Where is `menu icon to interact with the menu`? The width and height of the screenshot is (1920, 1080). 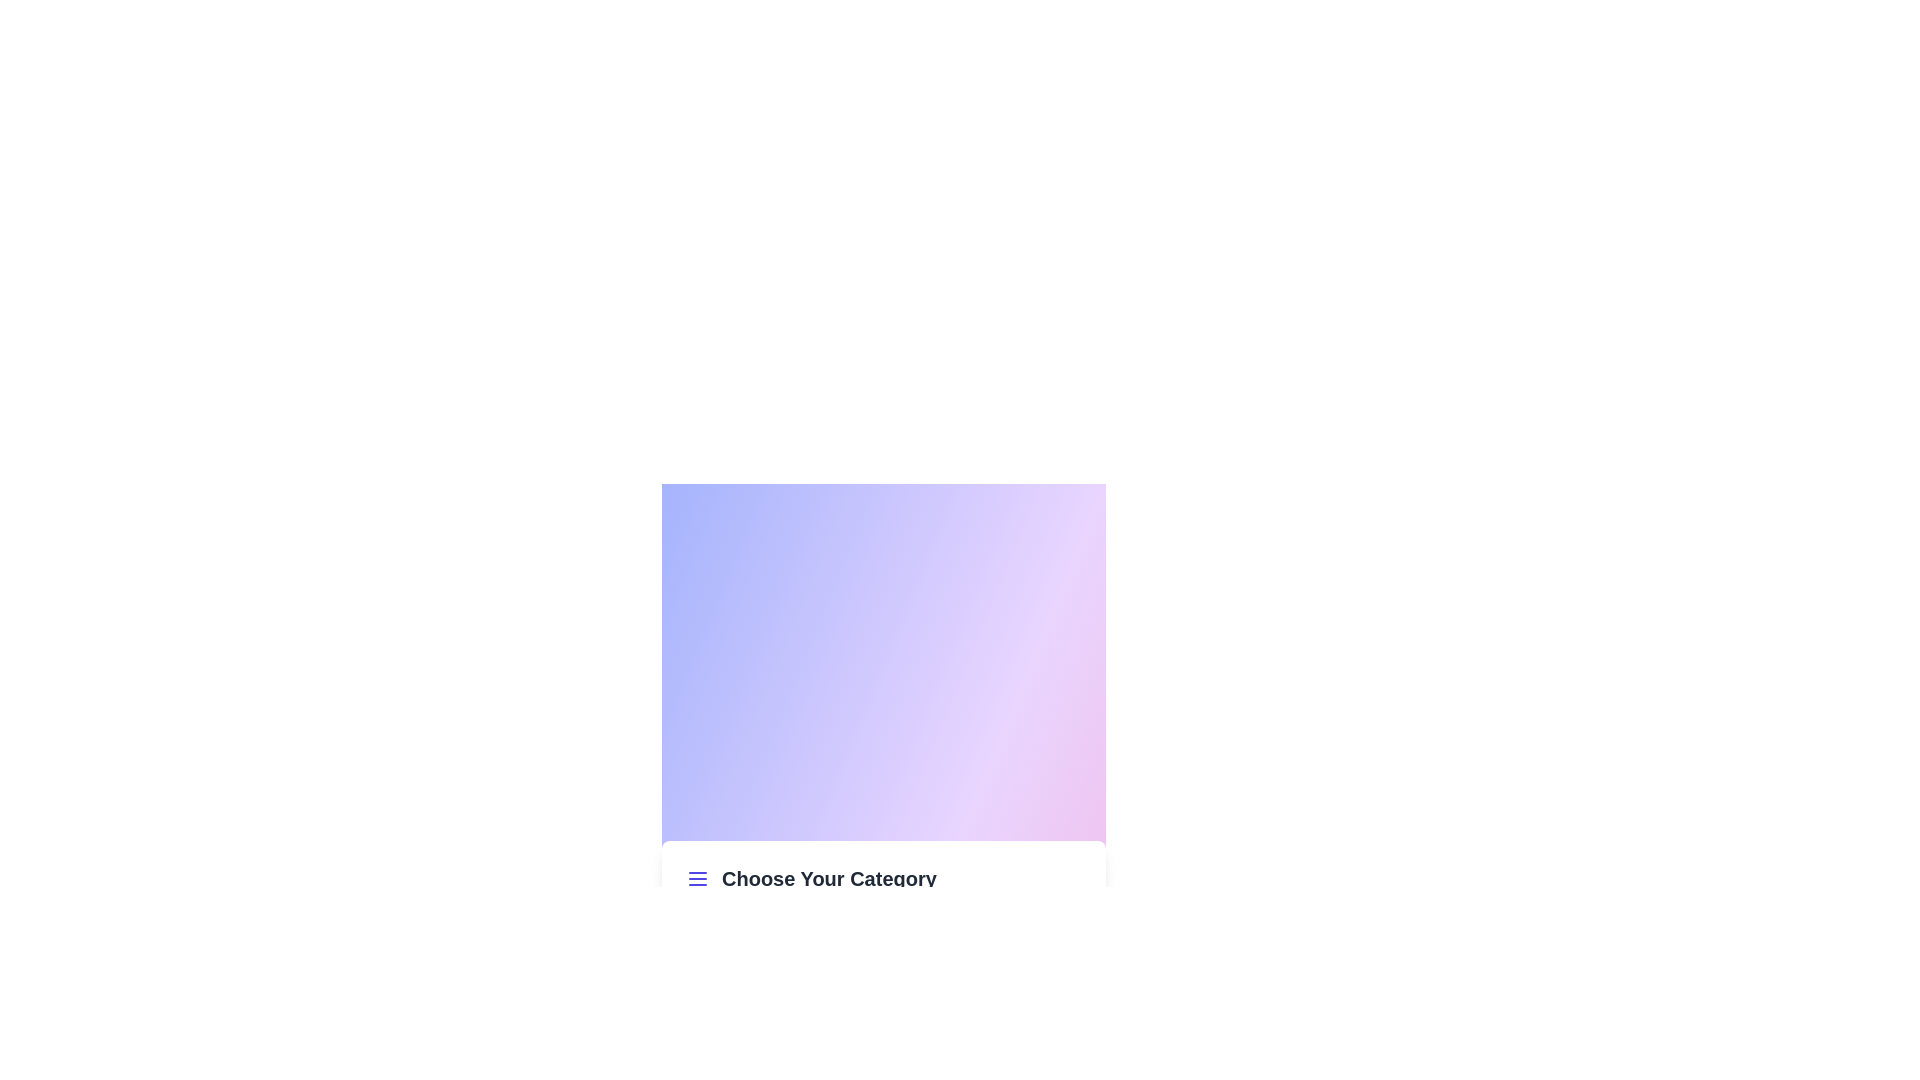
menu icon to interact with the menu is located at coordinates (697, 878).